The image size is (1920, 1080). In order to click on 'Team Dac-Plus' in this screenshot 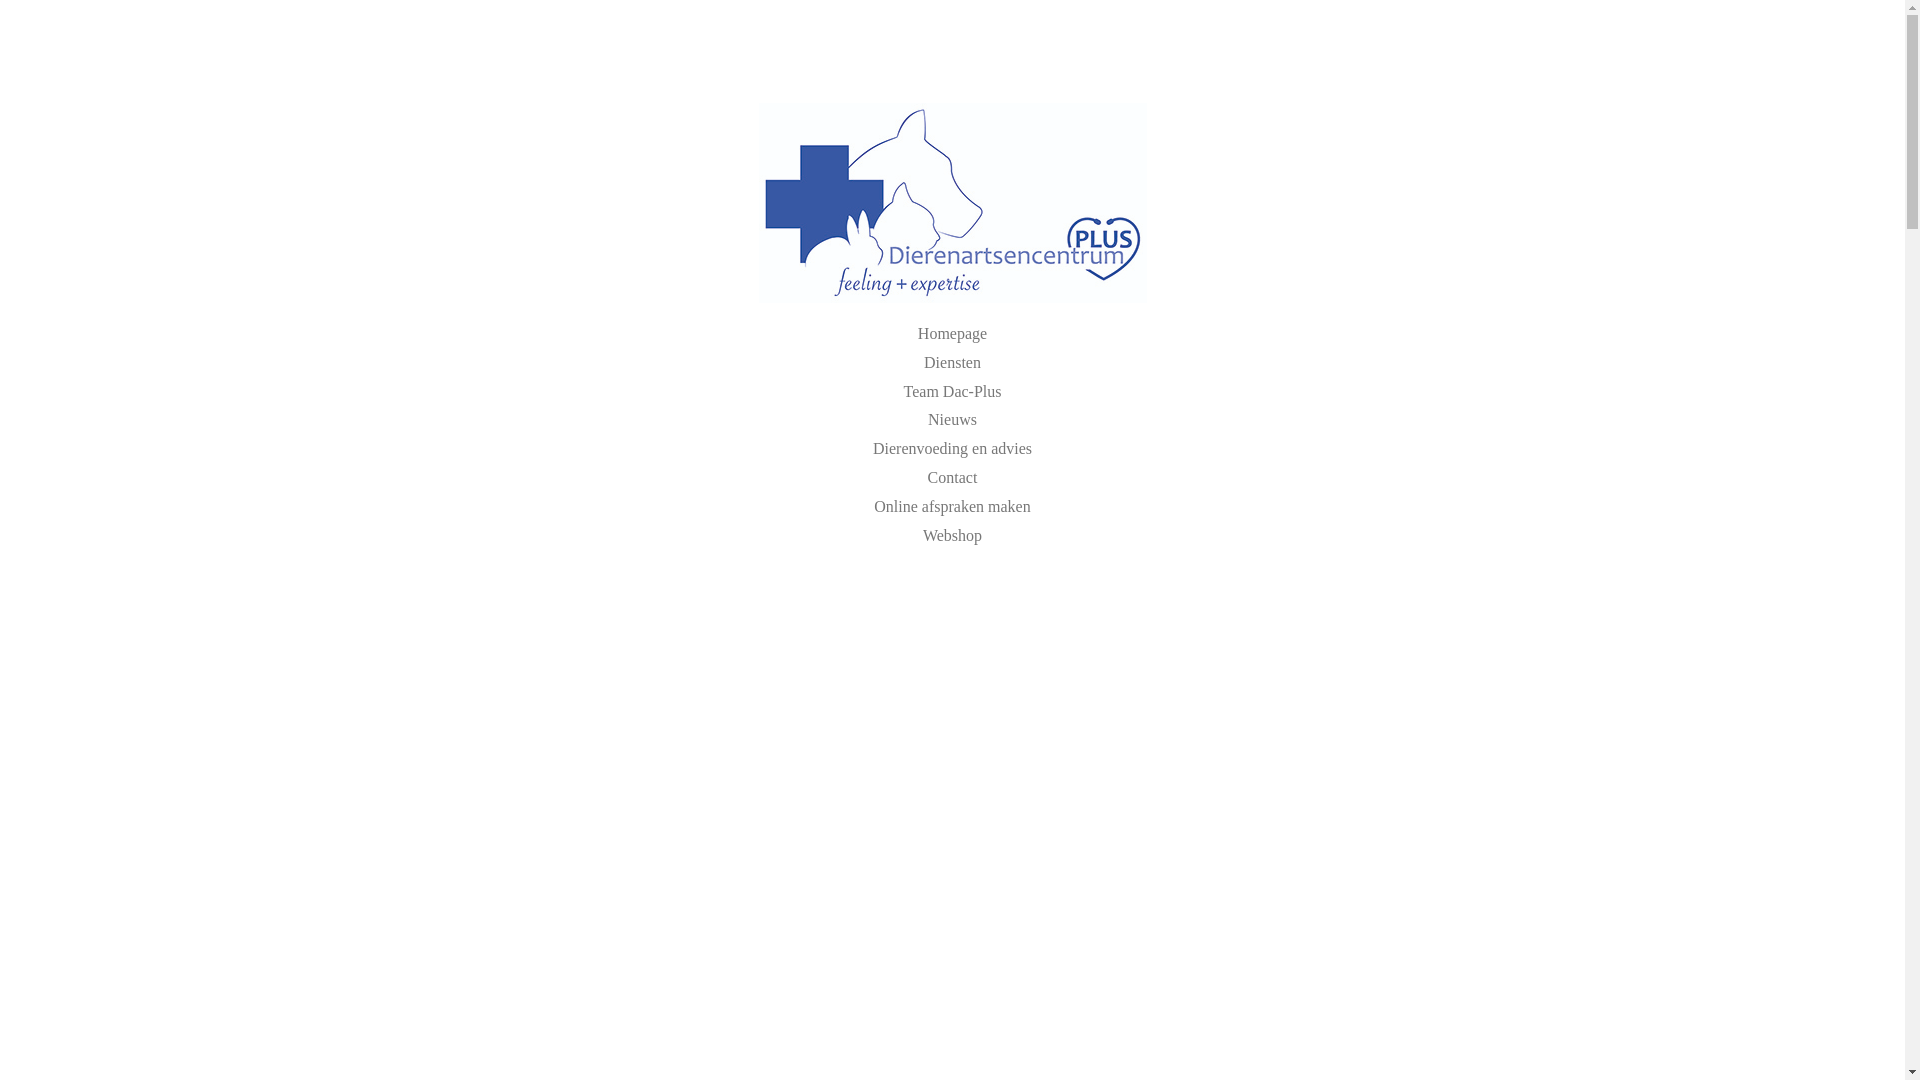, I will do `click(952, 391)`.